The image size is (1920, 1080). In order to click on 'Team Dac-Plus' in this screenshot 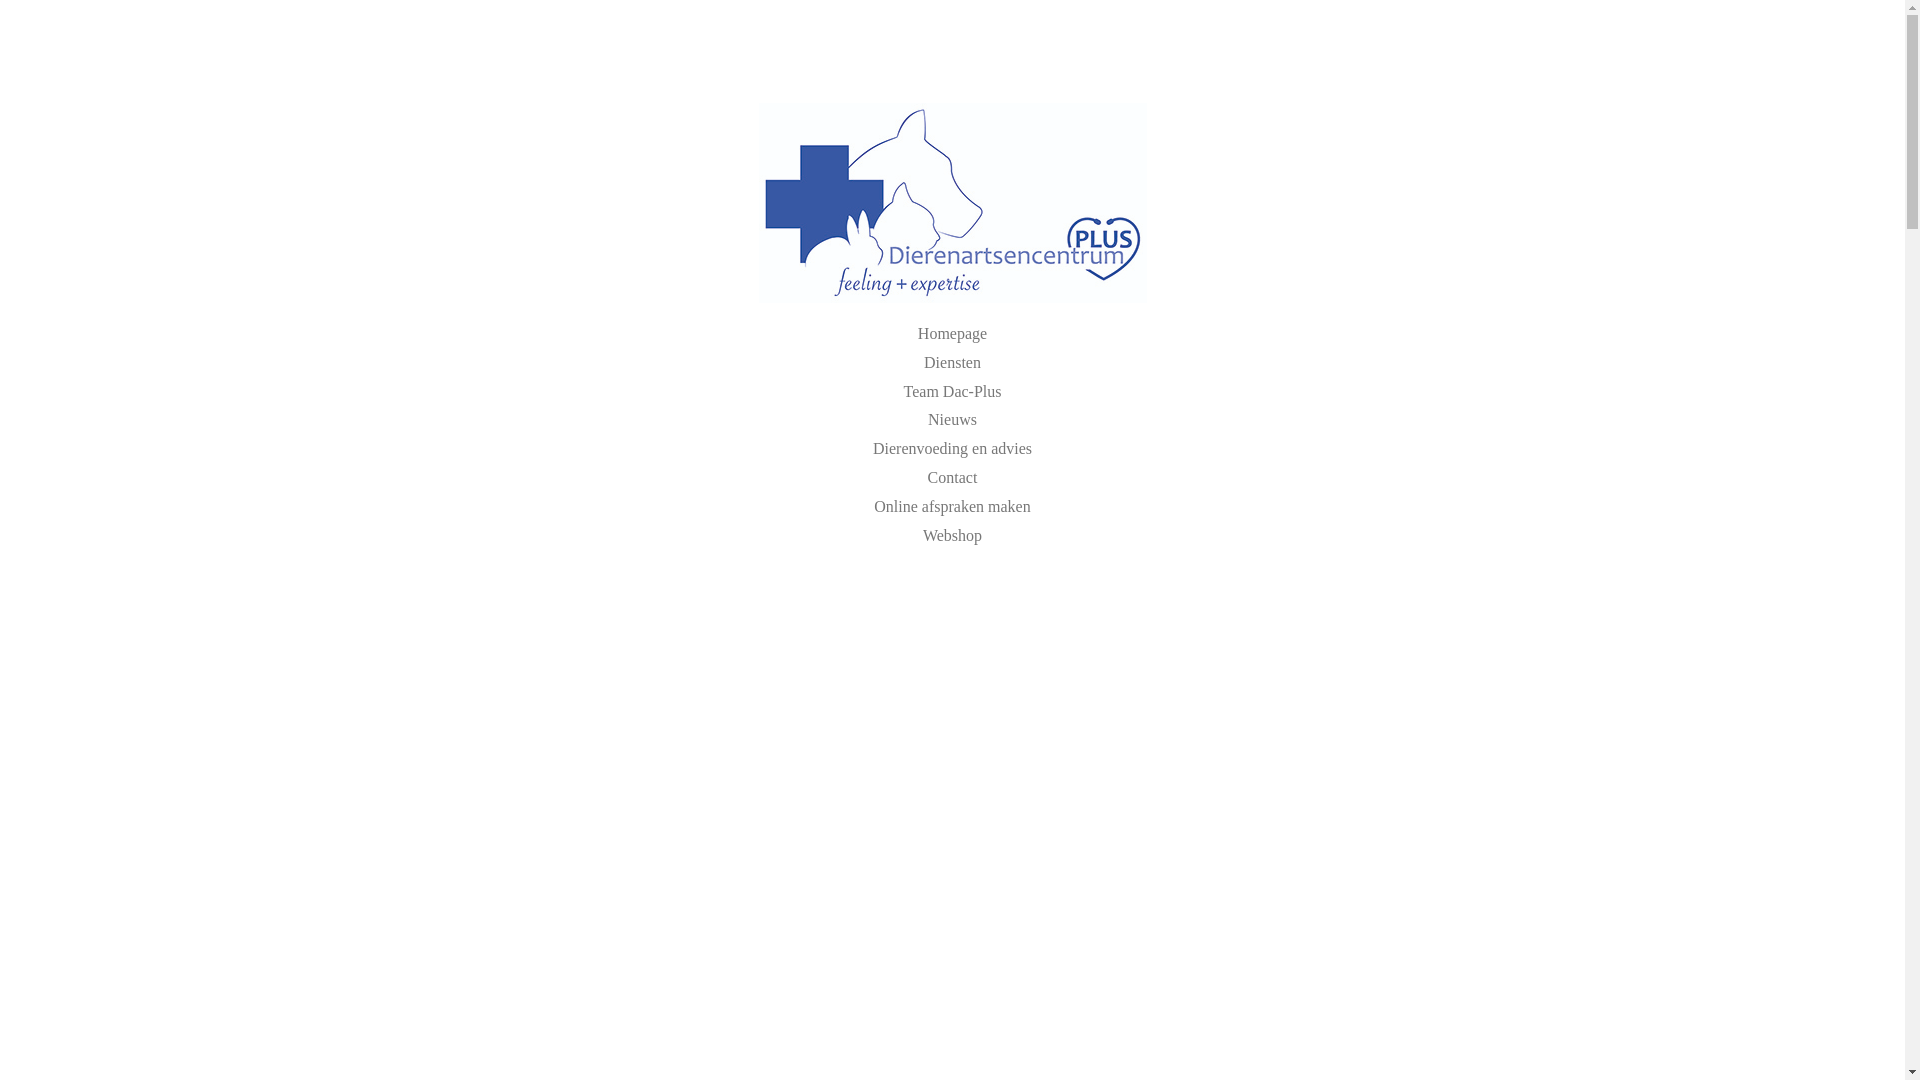, I will do `click(952, 391)`.